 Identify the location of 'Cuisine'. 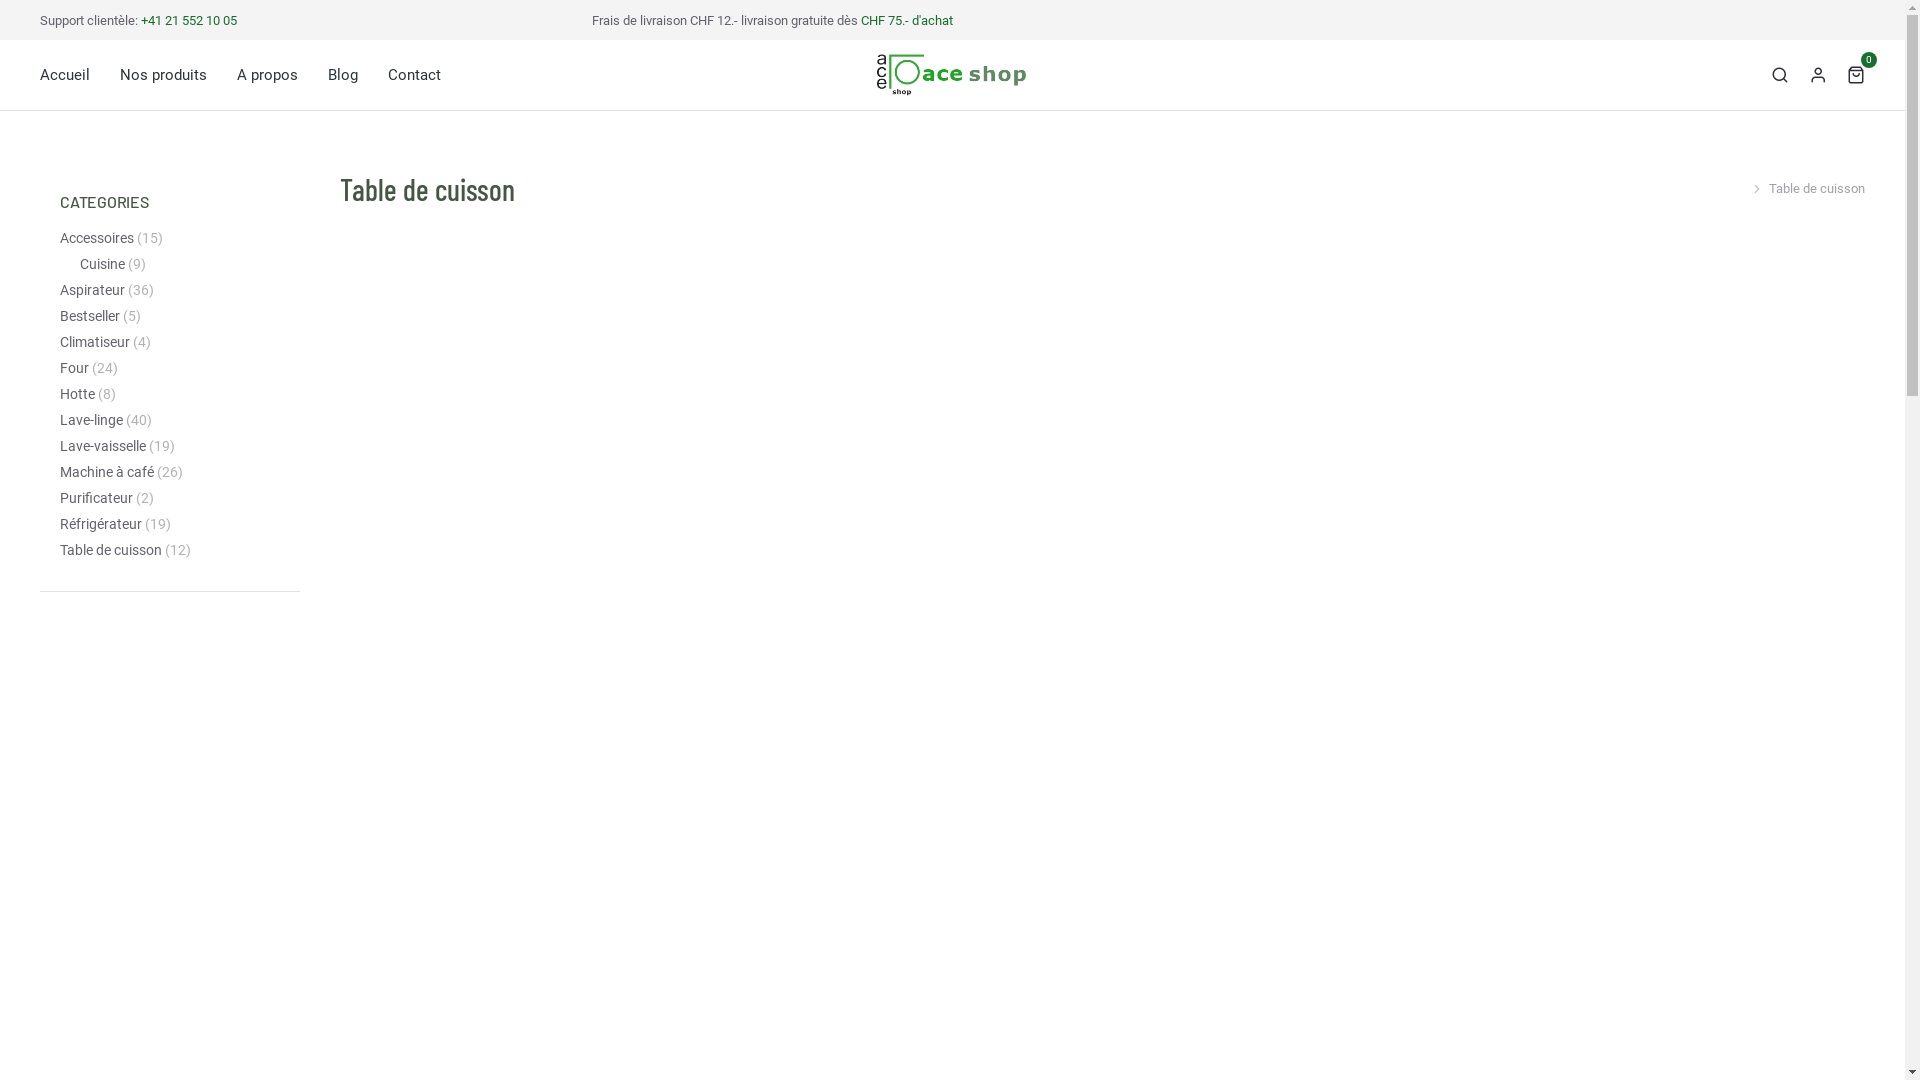
(80, 263).